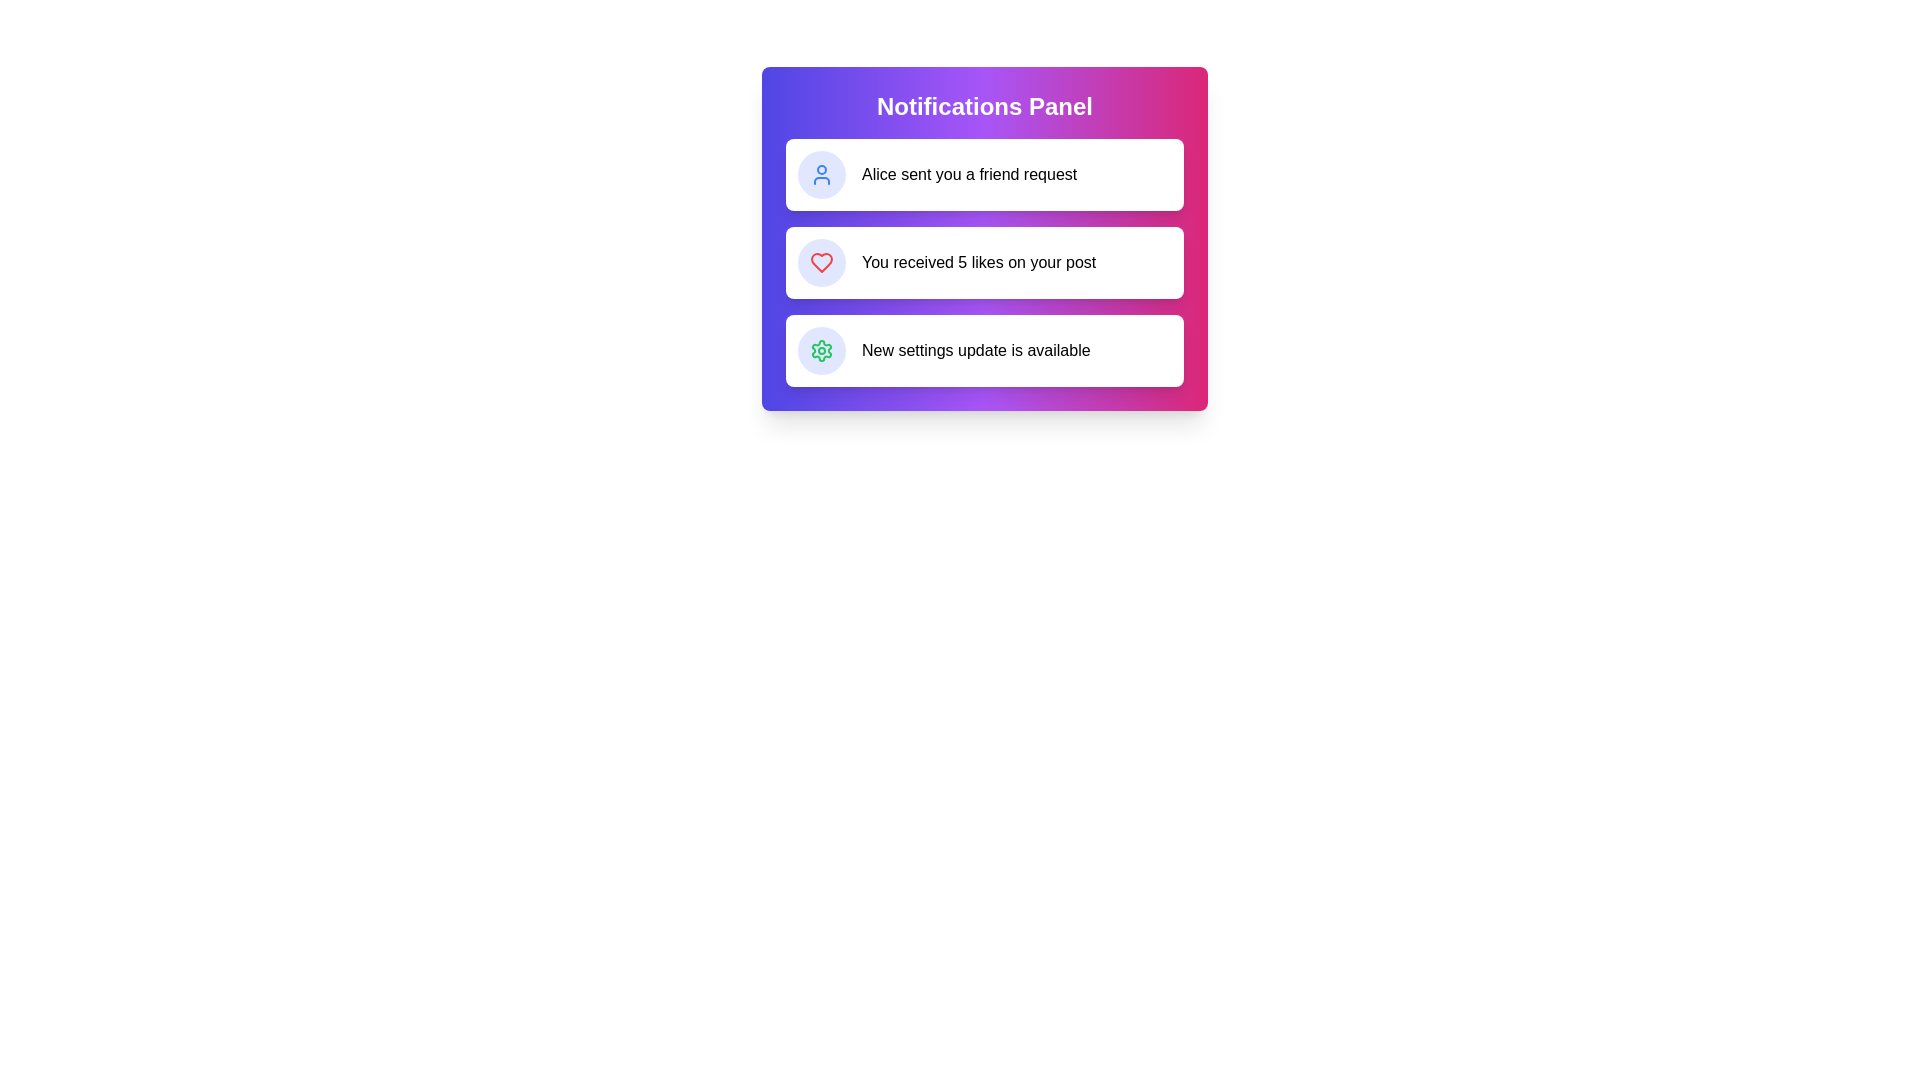 This screenshot has width=1920, height=1080. I want to click on notification that indicates 'You received 5 likes on your post.' This notification is the second in a list within the notifications panel, visually represented with a white background and black text, along with an indigo circular icon containing a red heart symbol, so click(984, 261).